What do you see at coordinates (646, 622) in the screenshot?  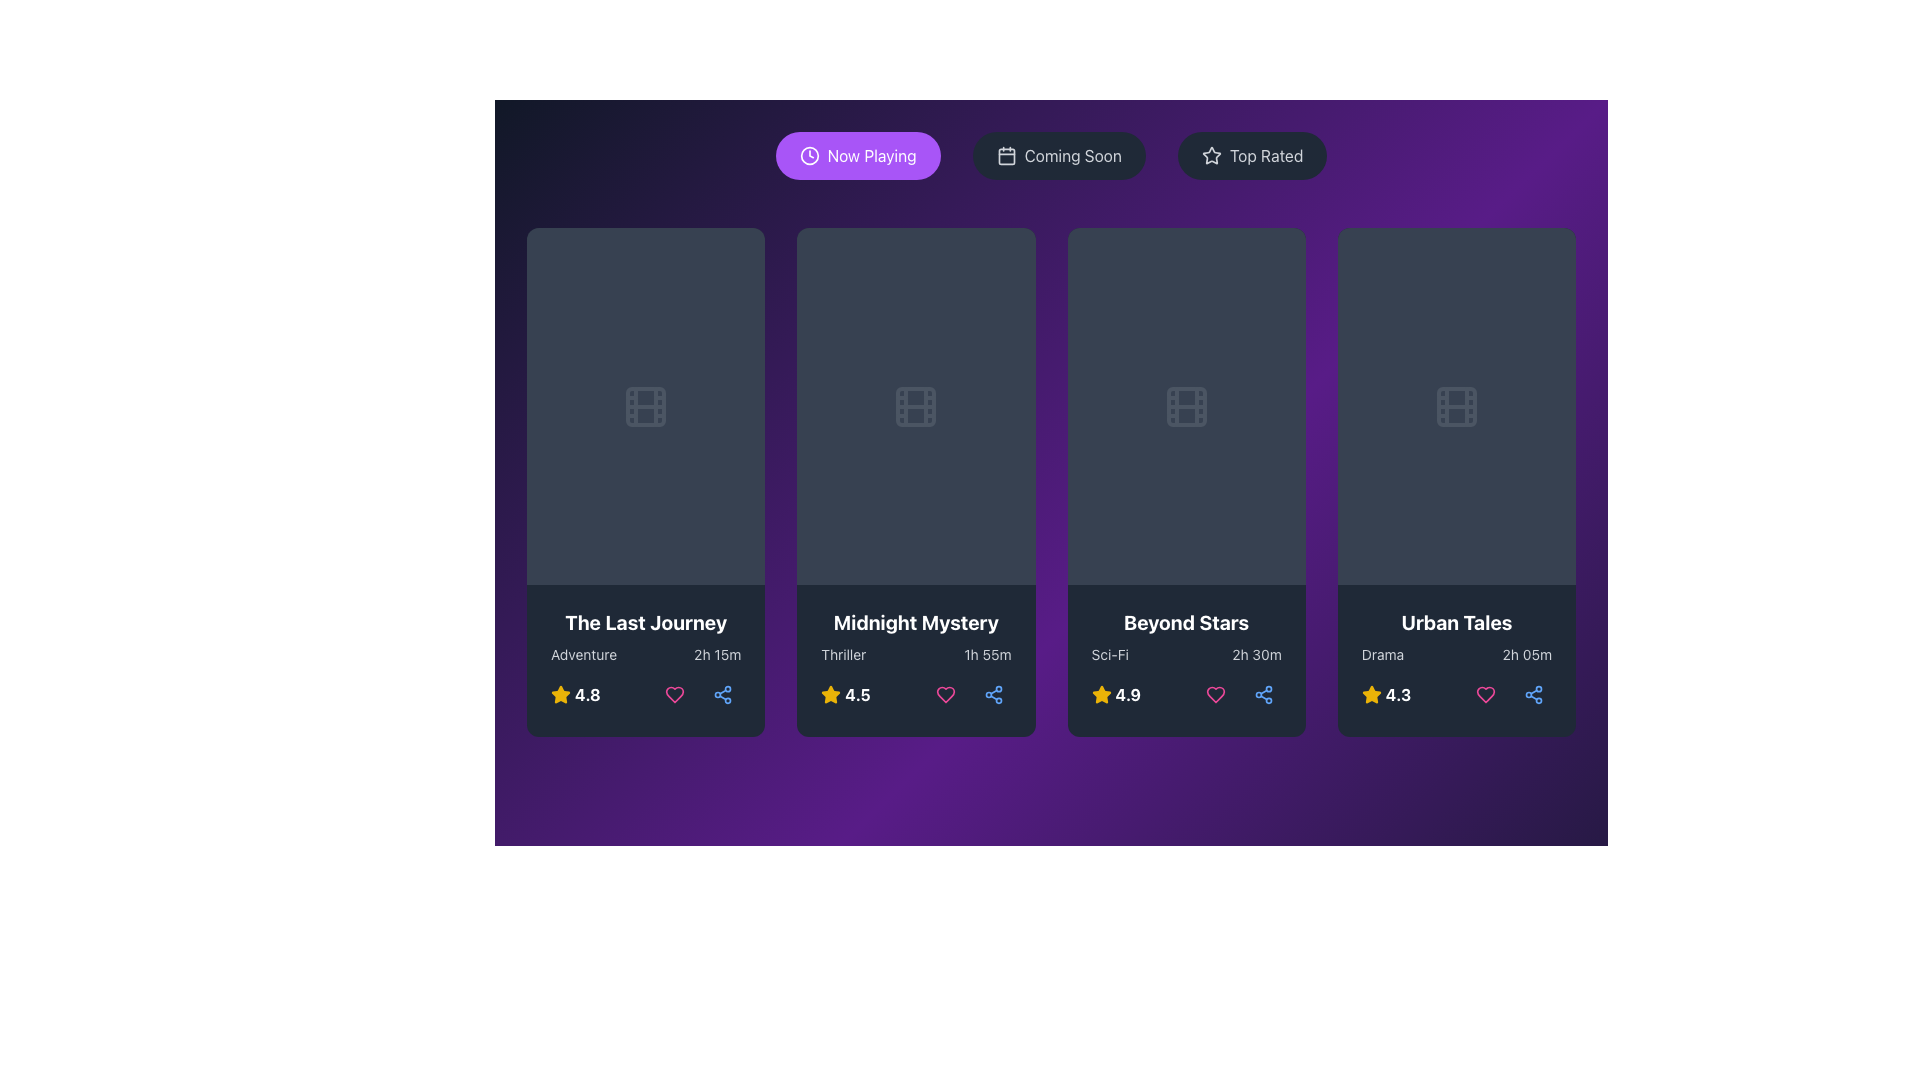 I see `the text label that reads 'The Last Journey', which is bold and white, located at the top section of the first movie card` at bounding box center [646, 622].